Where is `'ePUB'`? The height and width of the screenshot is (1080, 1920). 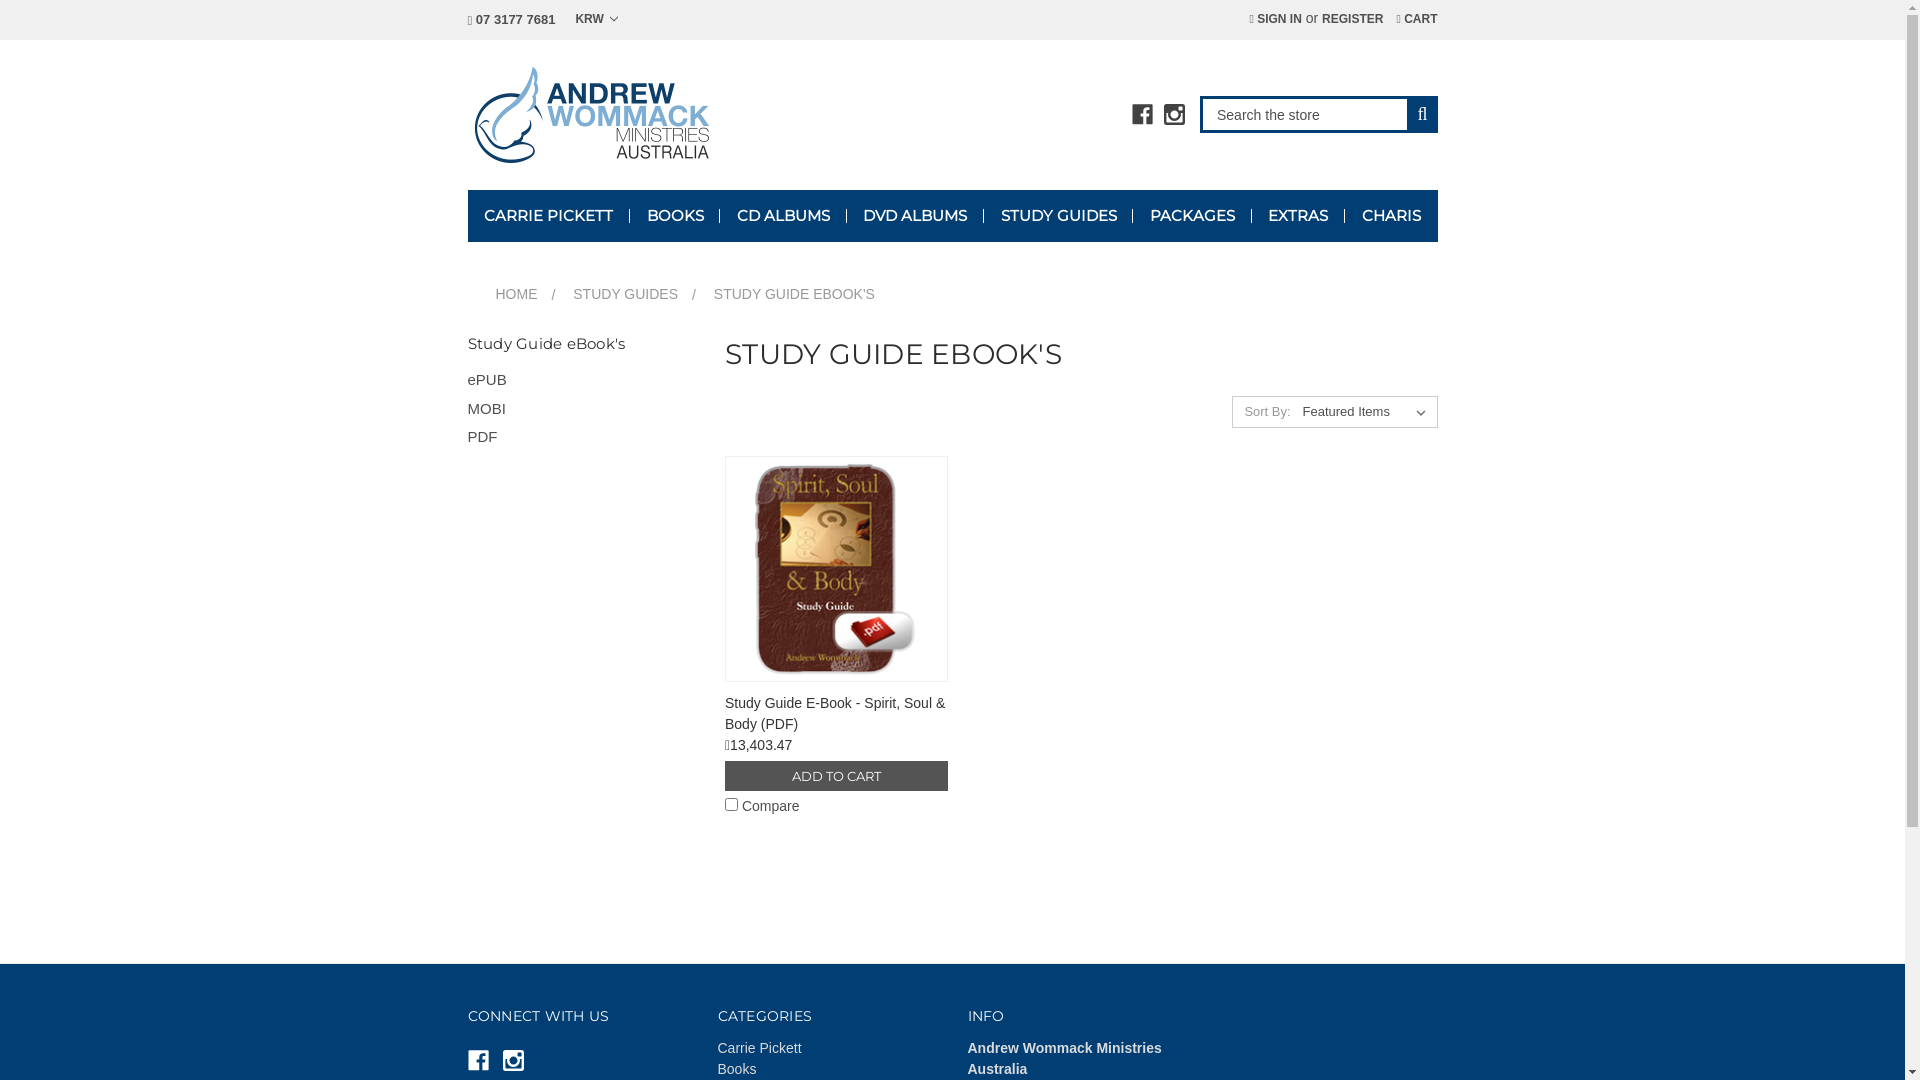 'ePUB' is located at coordinates (466, 380).